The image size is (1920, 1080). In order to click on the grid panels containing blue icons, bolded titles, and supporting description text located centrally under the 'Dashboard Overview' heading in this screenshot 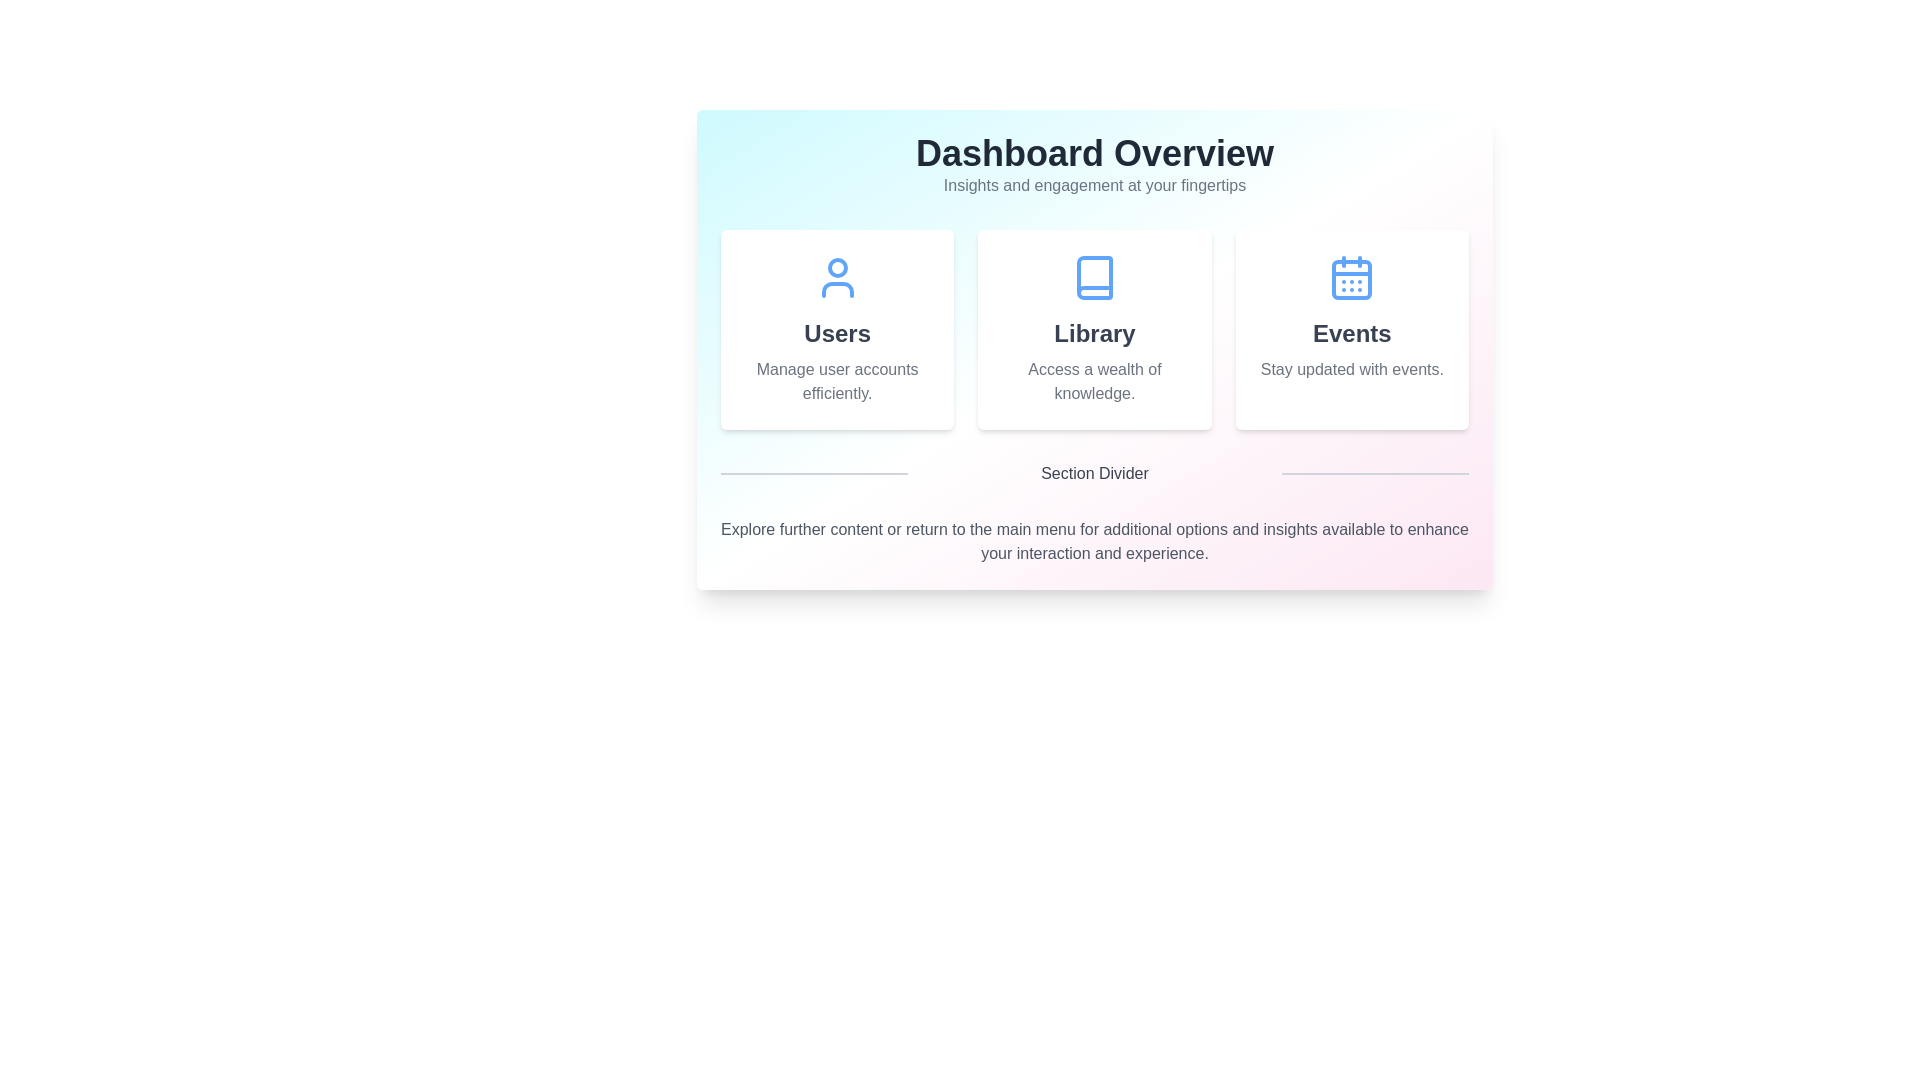, I will do `click(1093, 329)`.